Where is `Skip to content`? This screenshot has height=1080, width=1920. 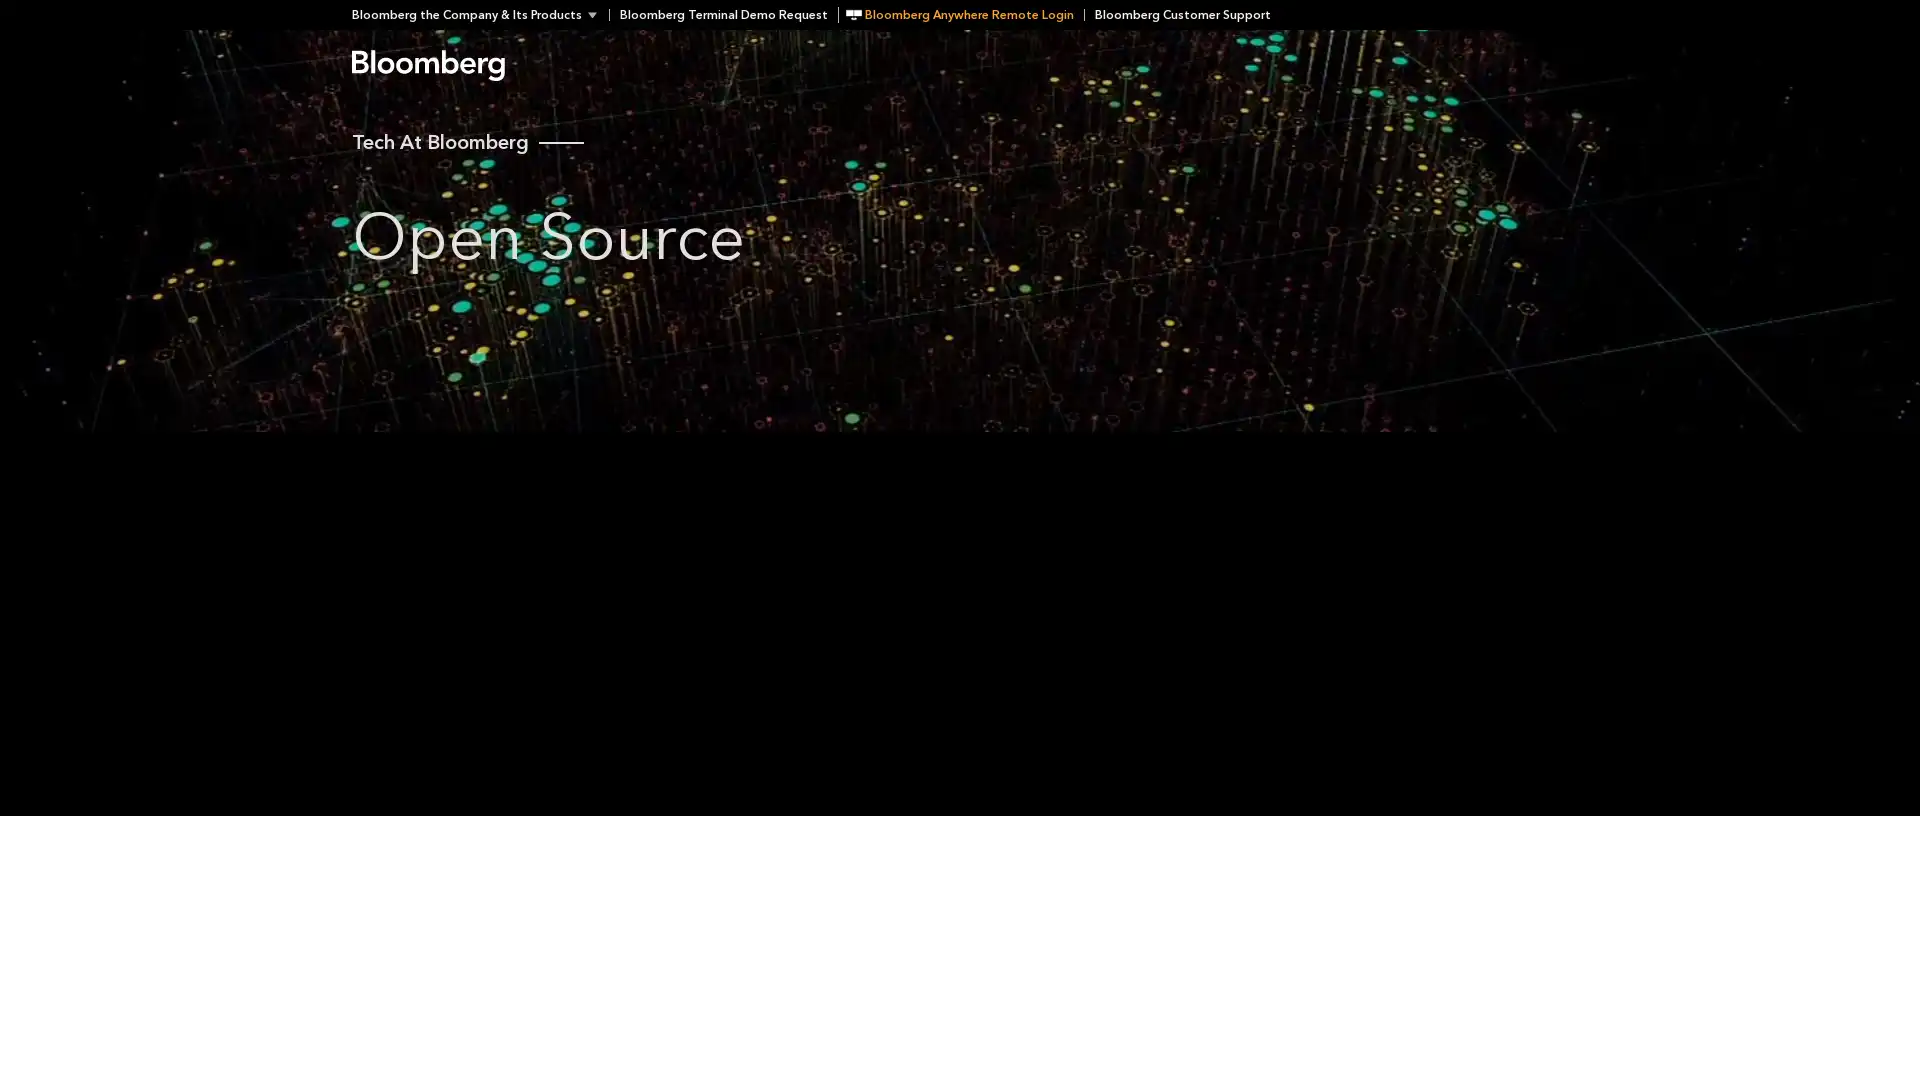
Skip to content is located at coordinates (10, 4).